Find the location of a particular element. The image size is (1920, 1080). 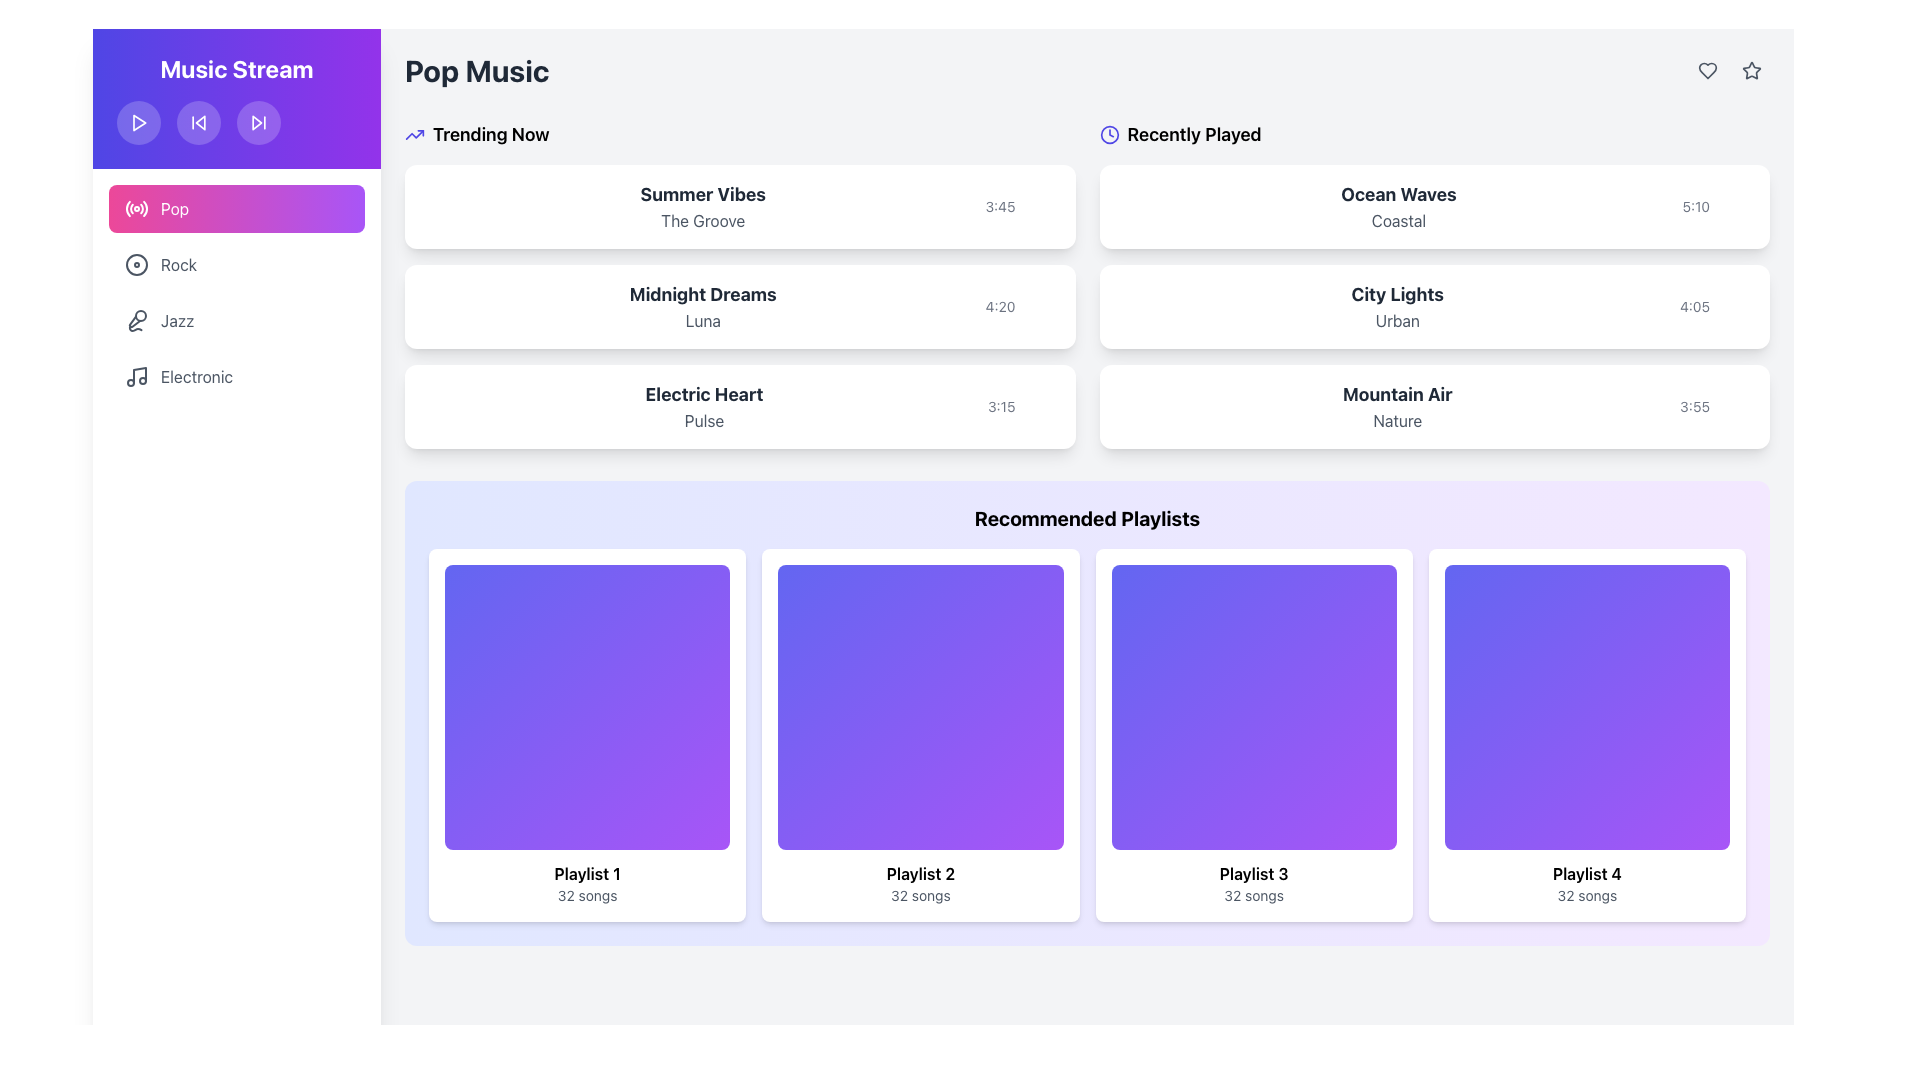

the play button for the audio track 'Ocean Waves', located in the 'Recently Played' section next to the time indicator '5:10' is located at coordinates (1717, 207).